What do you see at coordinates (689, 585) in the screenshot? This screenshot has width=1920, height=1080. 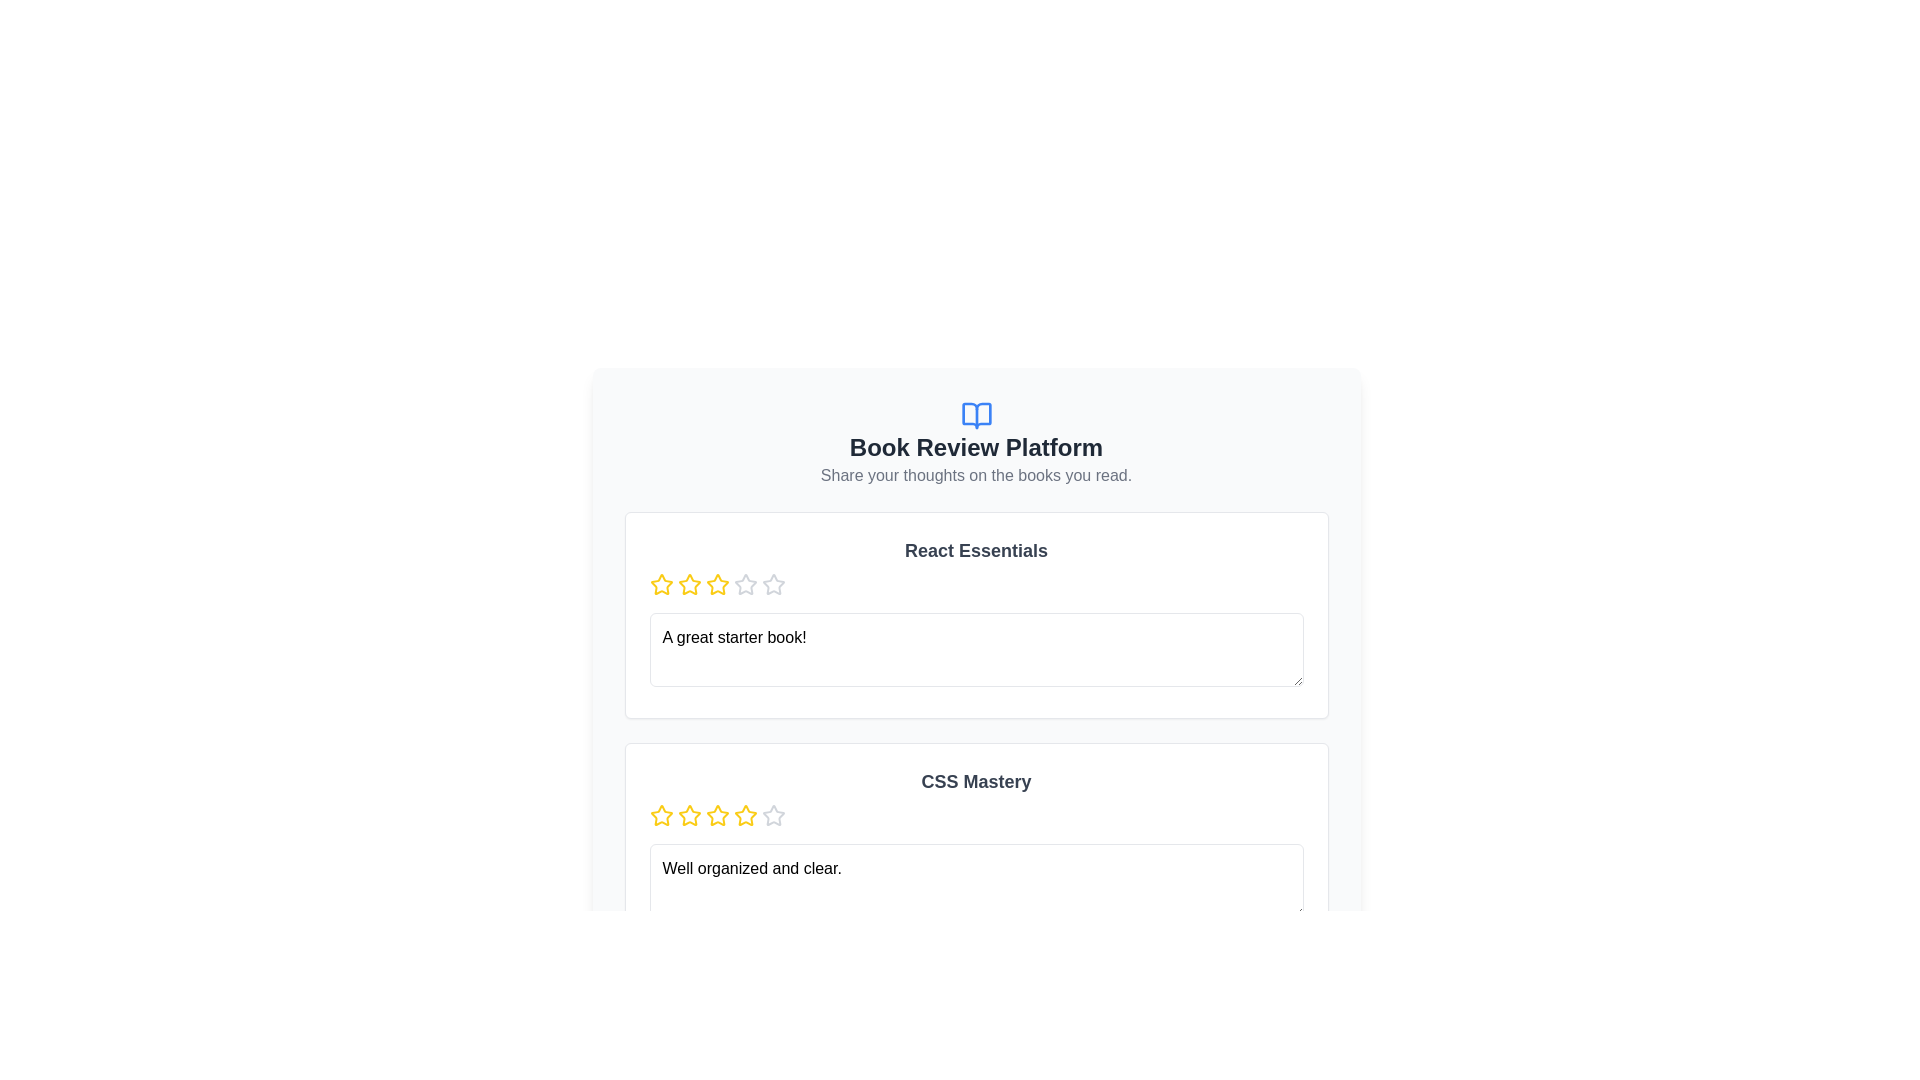 I see `the second star icon in the horizontal row above the 'React Essentials' text area to provide a 2-star rating` at bounding box center [689, 585].